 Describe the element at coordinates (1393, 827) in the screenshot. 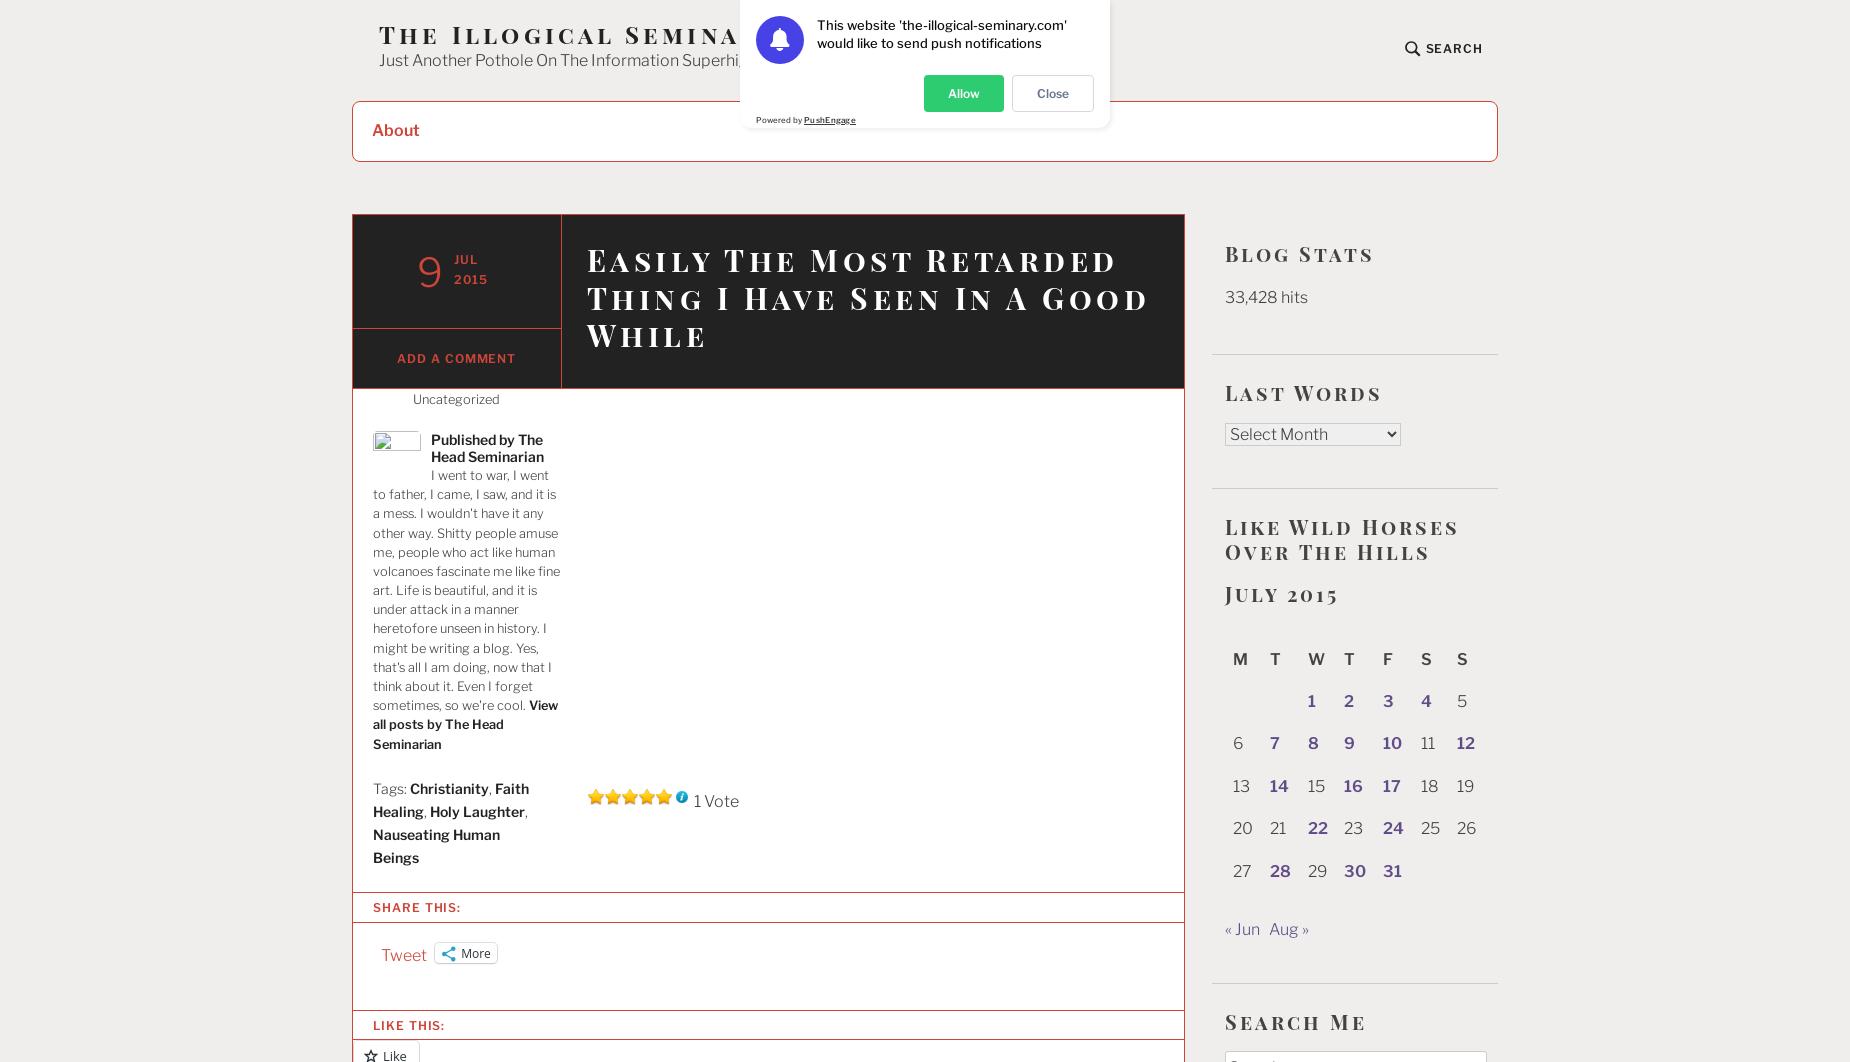

I see `'24'` at that location.